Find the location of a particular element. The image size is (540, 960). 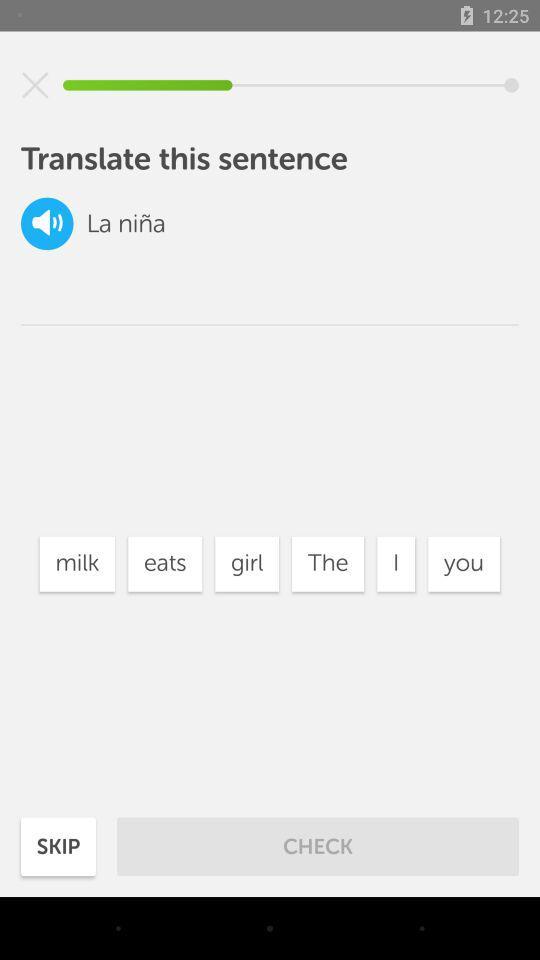

repeat phrase is located at coordinates (47, 223).